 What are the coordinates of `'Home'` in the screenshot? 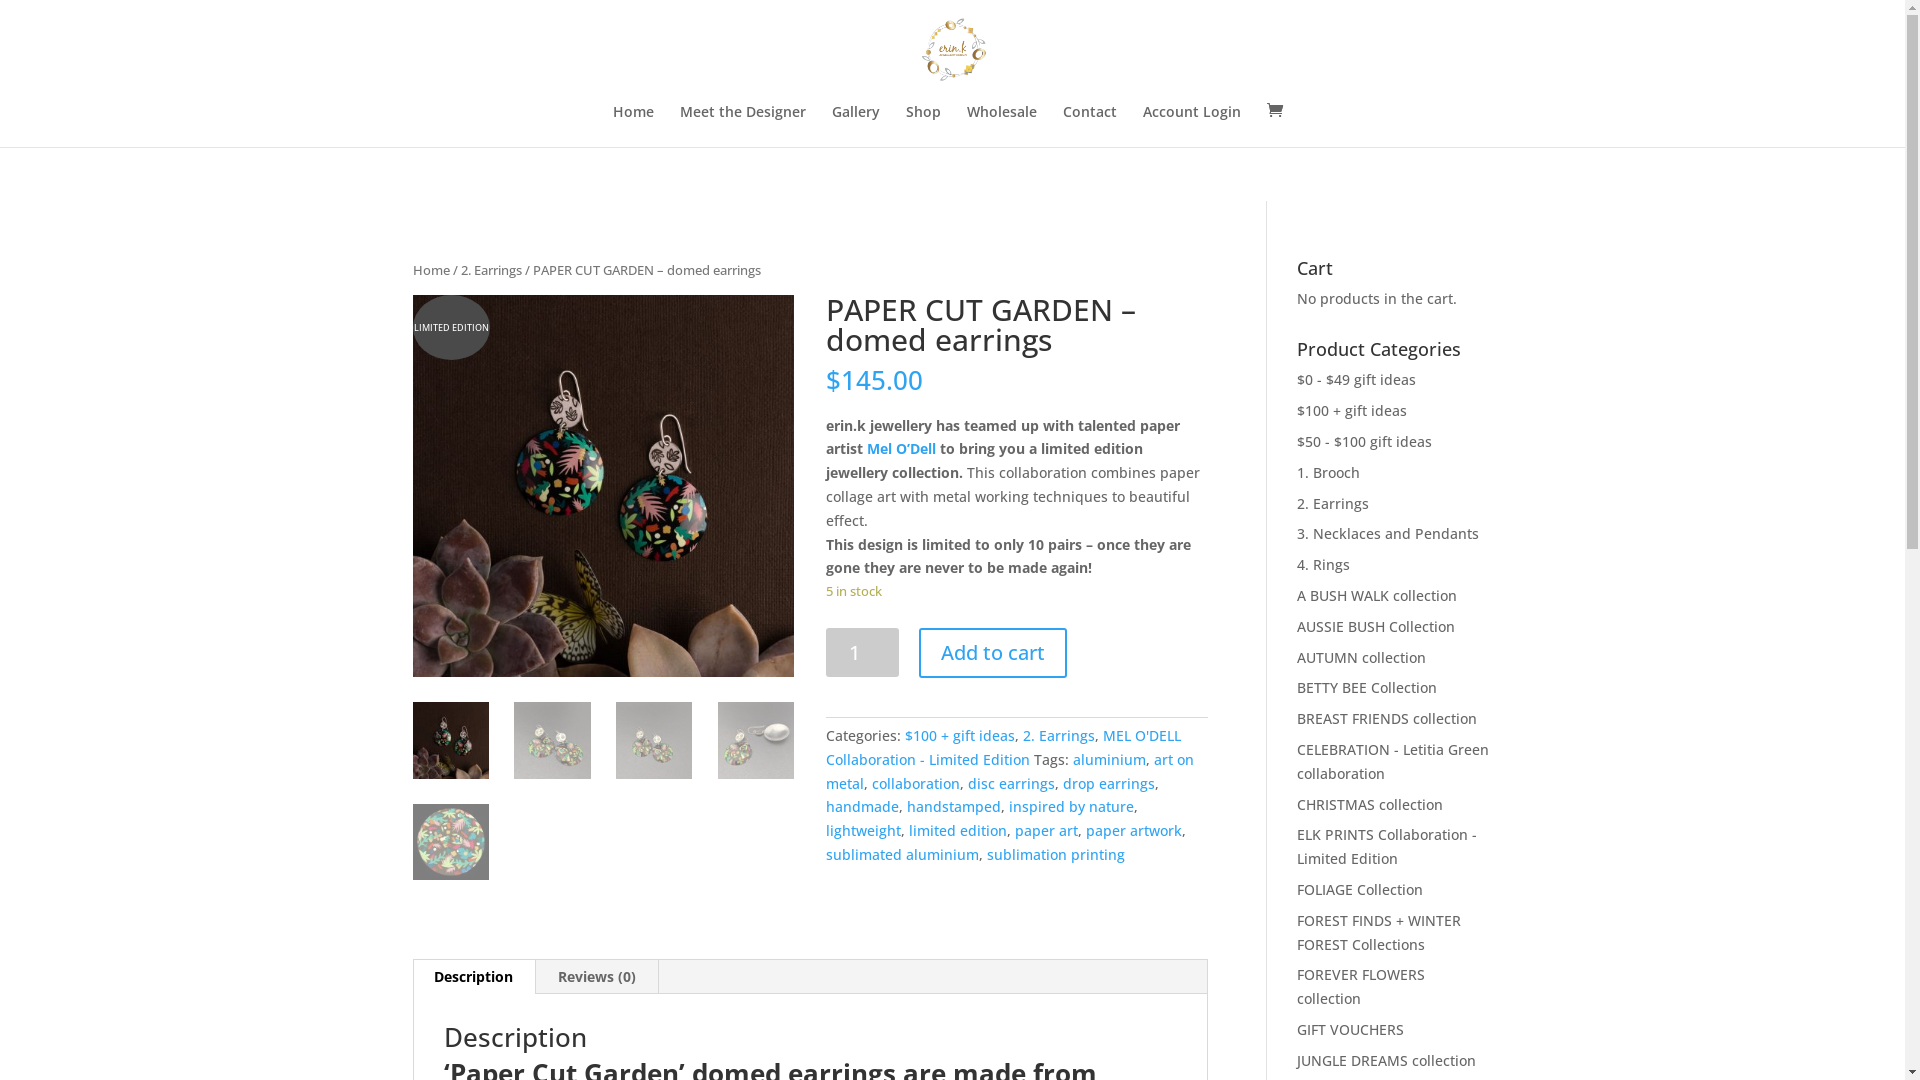 It's located at (610, 126).